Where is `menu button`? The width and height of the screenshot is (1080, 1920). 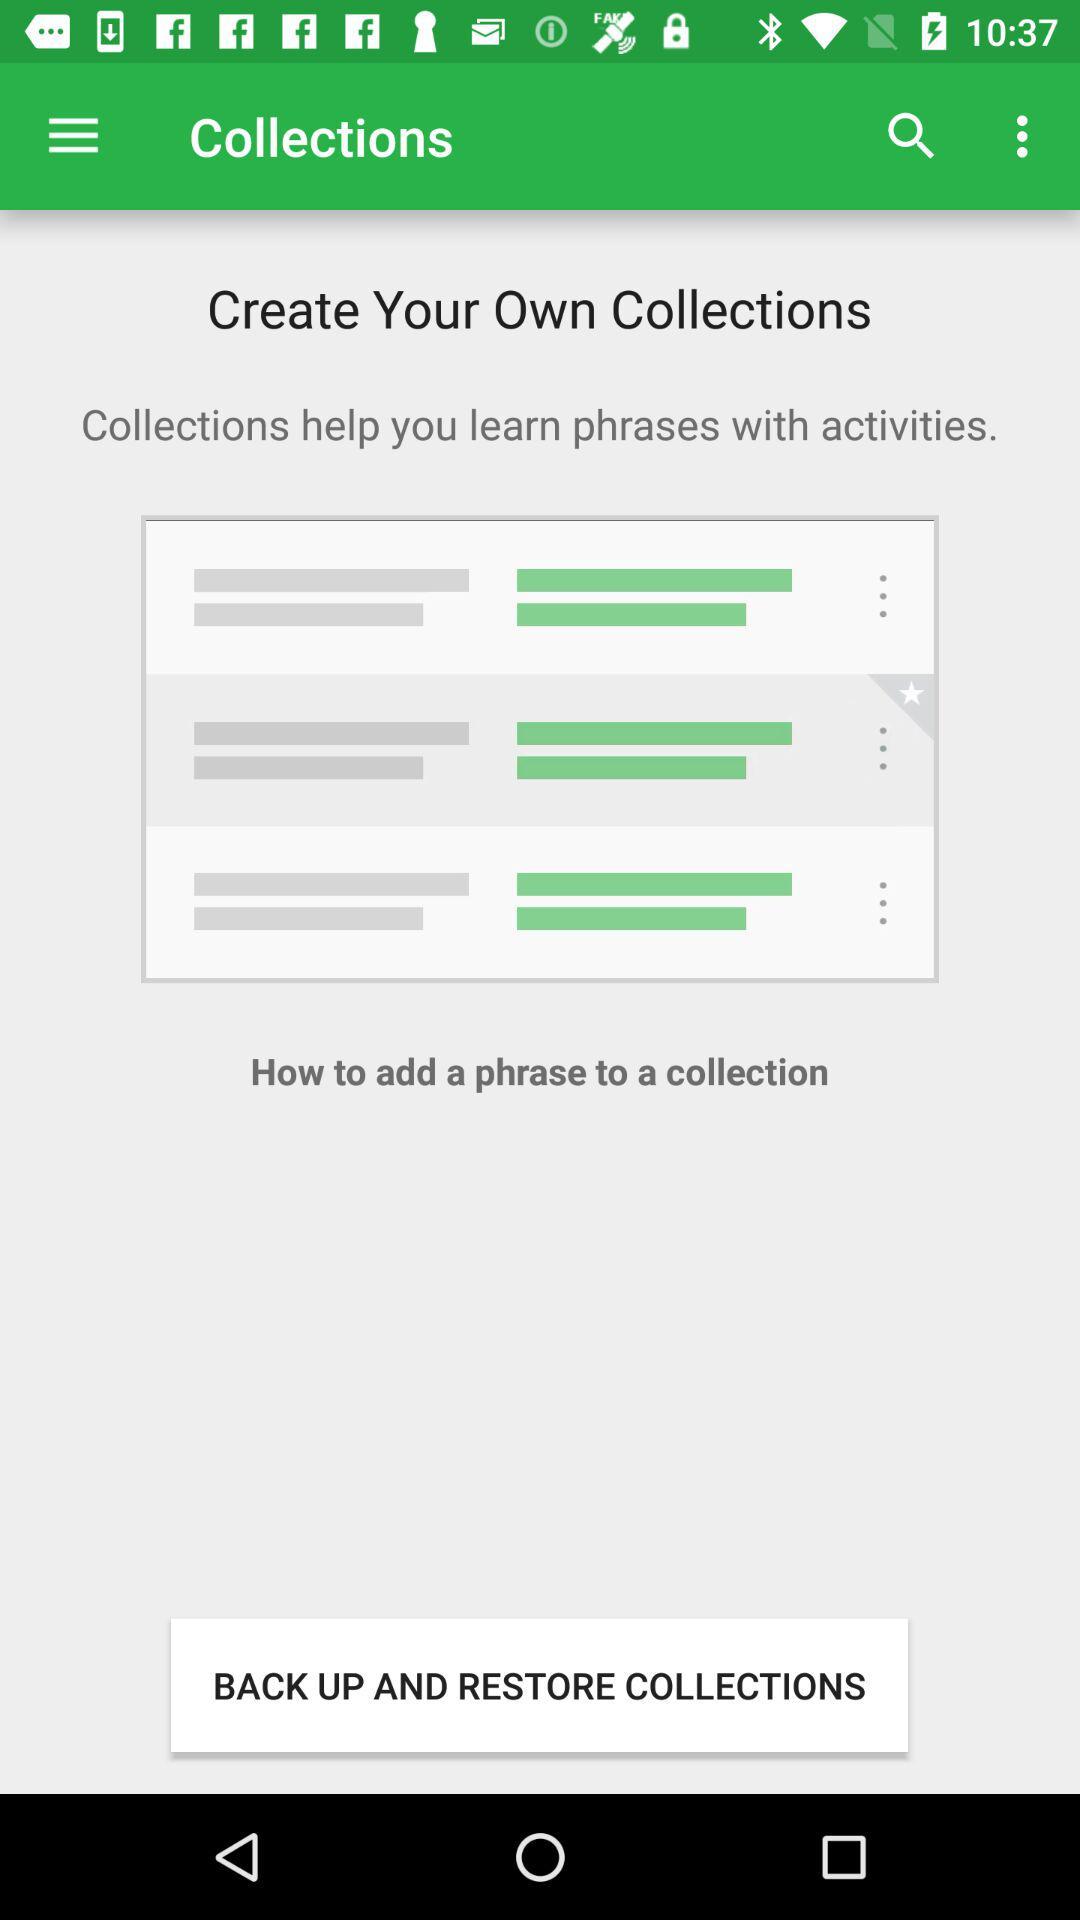
menu button is located at coordinates (72, 135).